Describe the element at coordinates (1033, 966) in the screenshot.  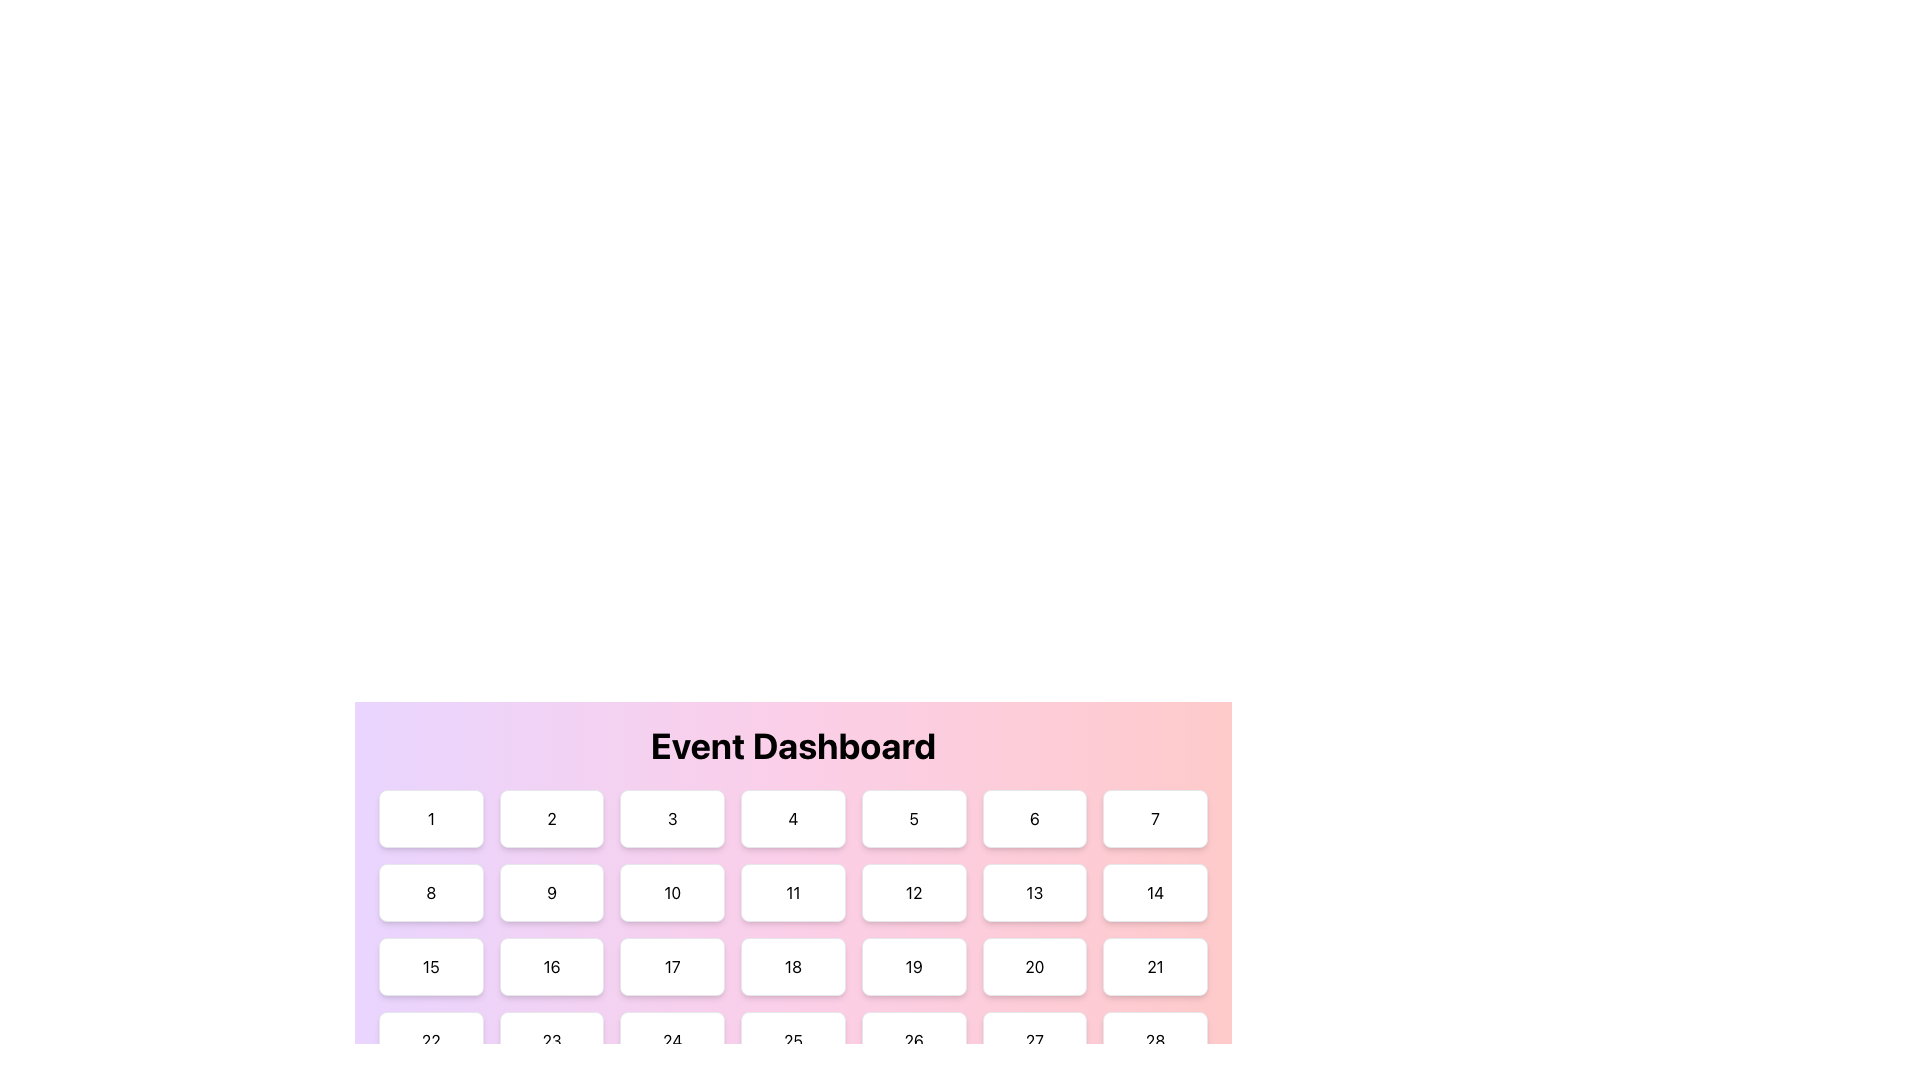
I see `the interactive button labeled '20' located in the third row and sixth column of the grid on the Event Dashboard` at that location.